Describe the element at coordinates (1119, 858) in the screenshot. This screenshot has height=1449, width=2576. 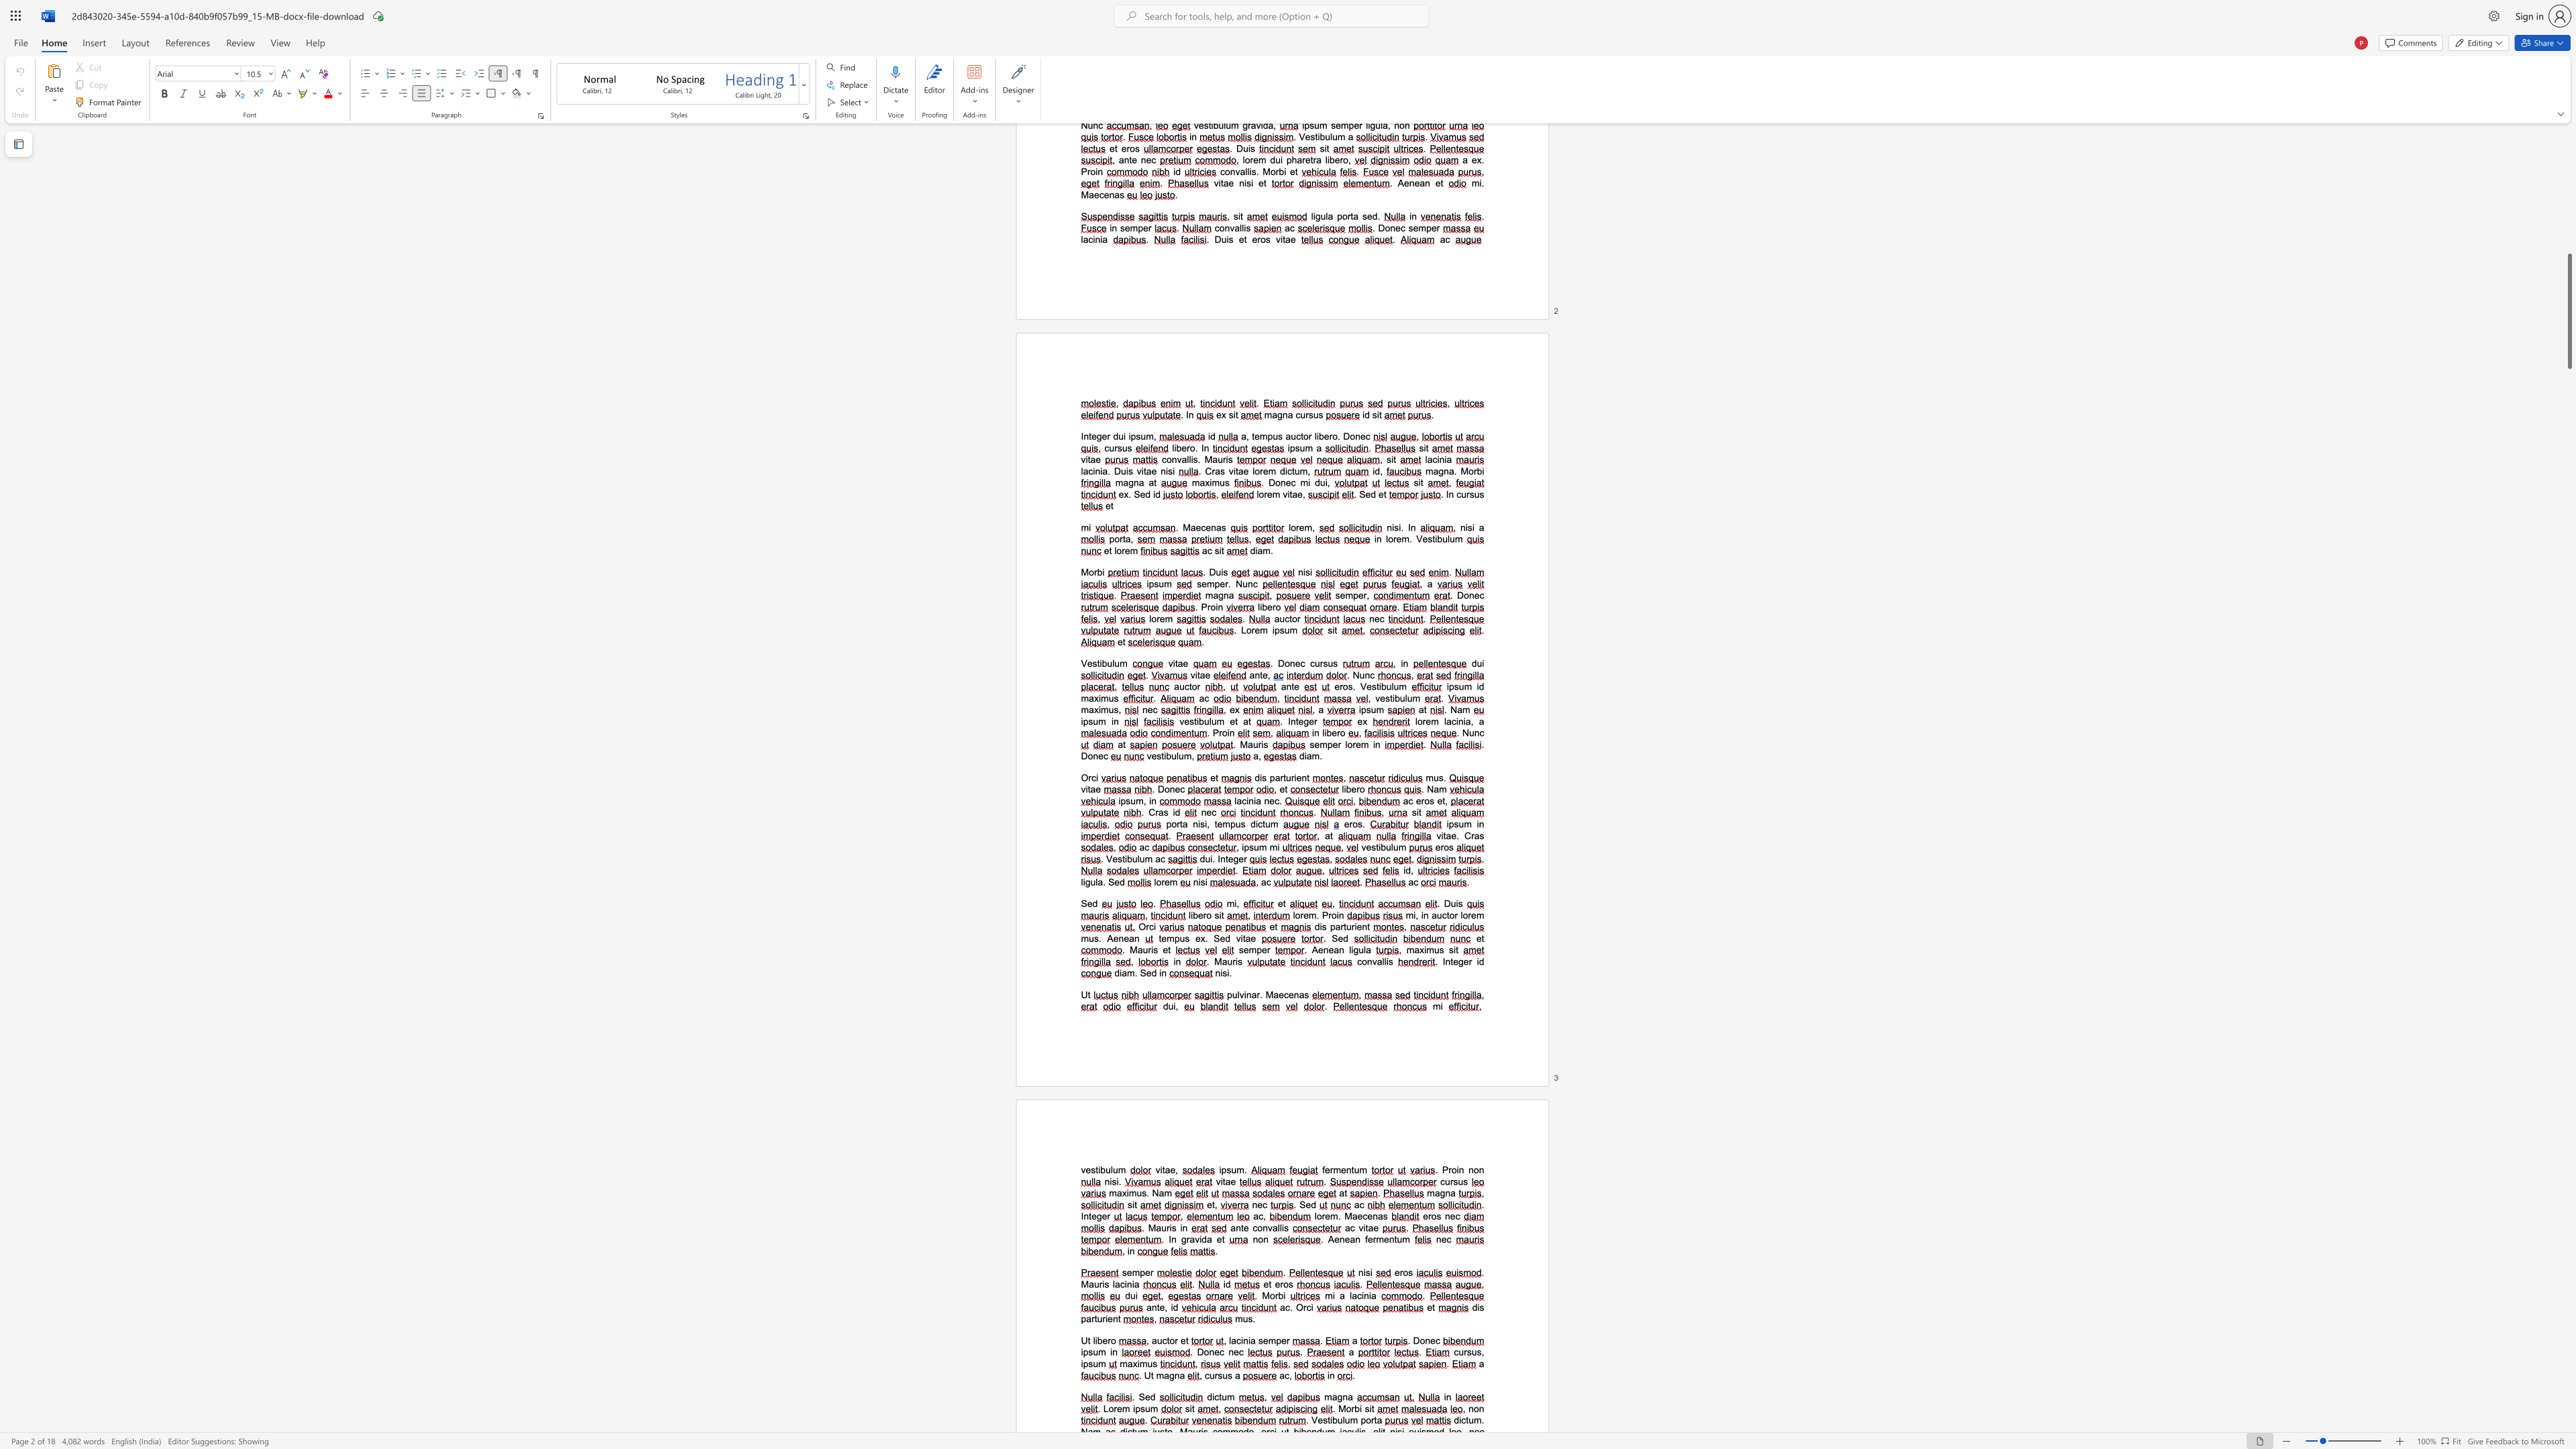
I see `the 1th character "s" in the text` at that location.